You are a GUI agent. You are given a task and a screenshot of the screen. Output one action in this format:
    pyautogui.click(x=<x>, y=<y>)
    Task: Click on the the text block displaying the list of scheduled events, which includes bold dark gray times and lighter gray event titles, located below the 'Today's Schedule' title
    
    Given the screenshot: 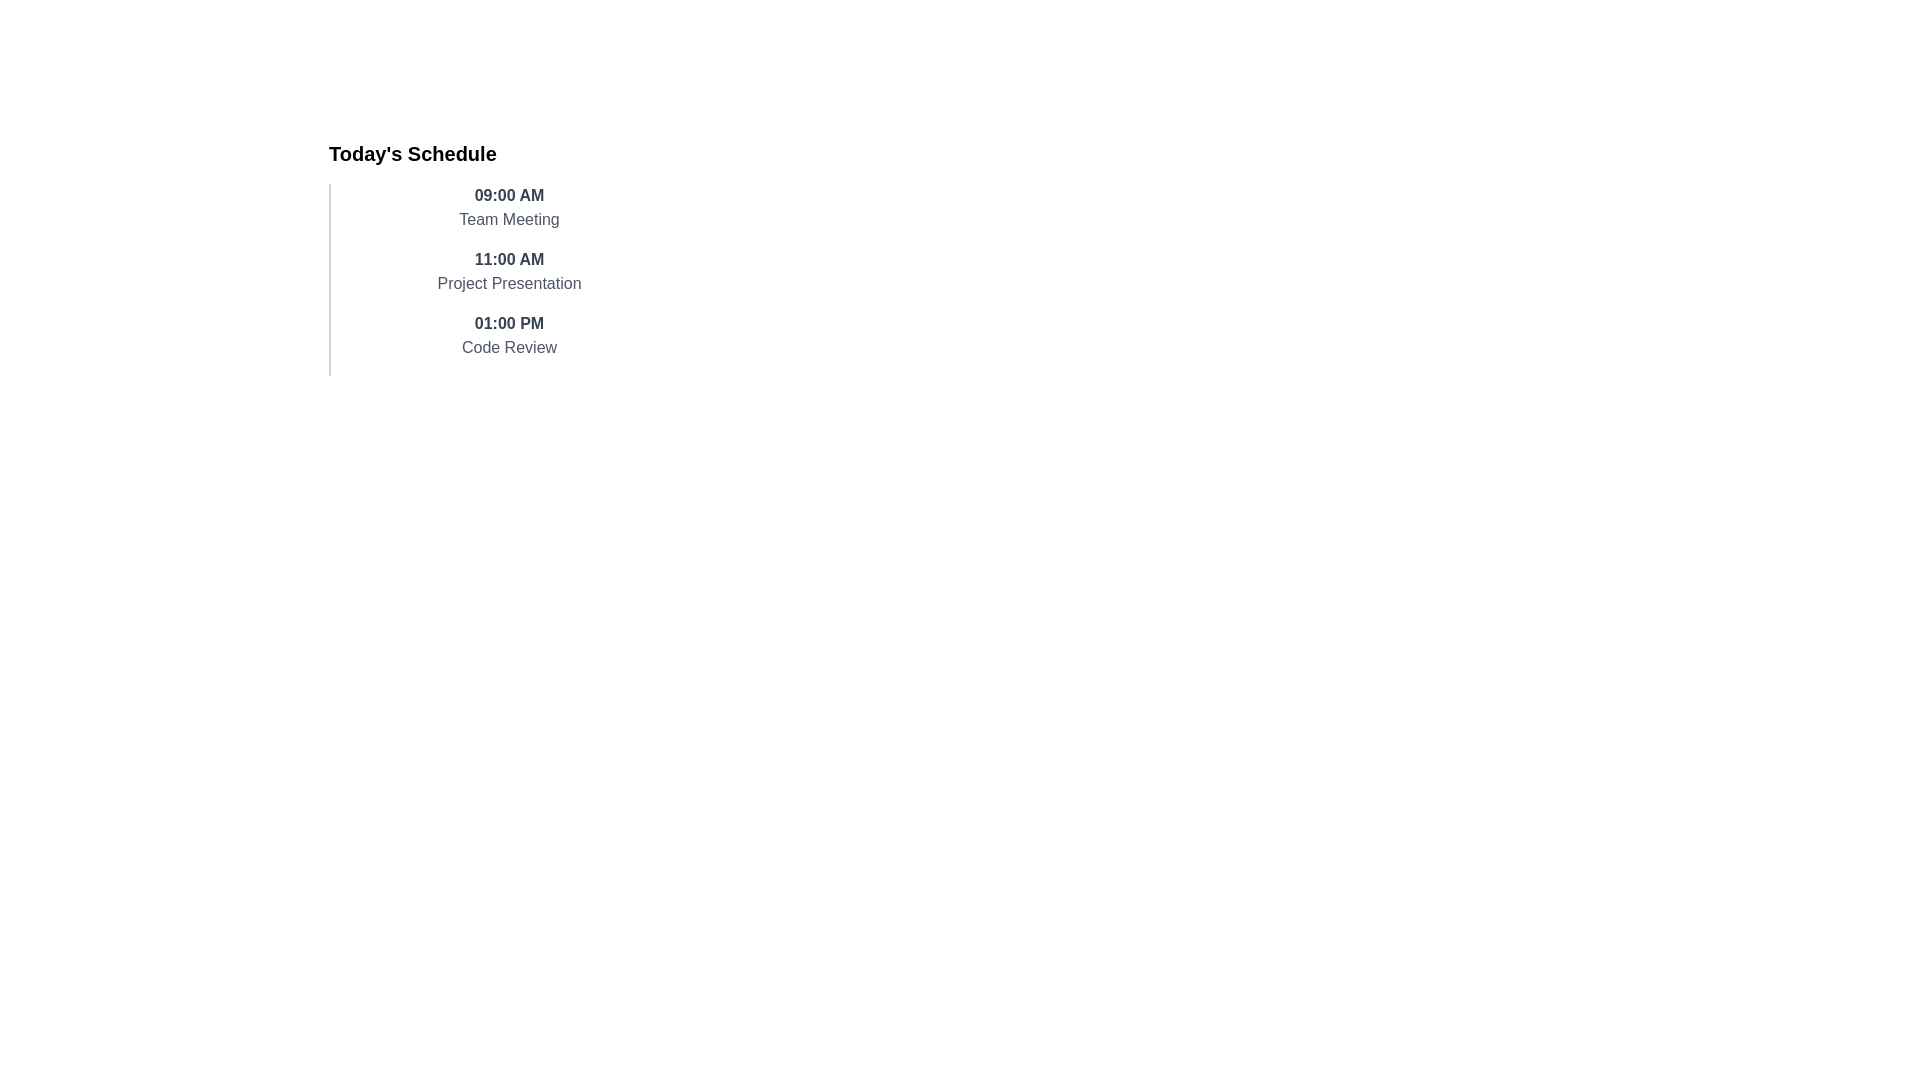 What is the action you would take?
    pyautogui.click(x=500, y=280)
    